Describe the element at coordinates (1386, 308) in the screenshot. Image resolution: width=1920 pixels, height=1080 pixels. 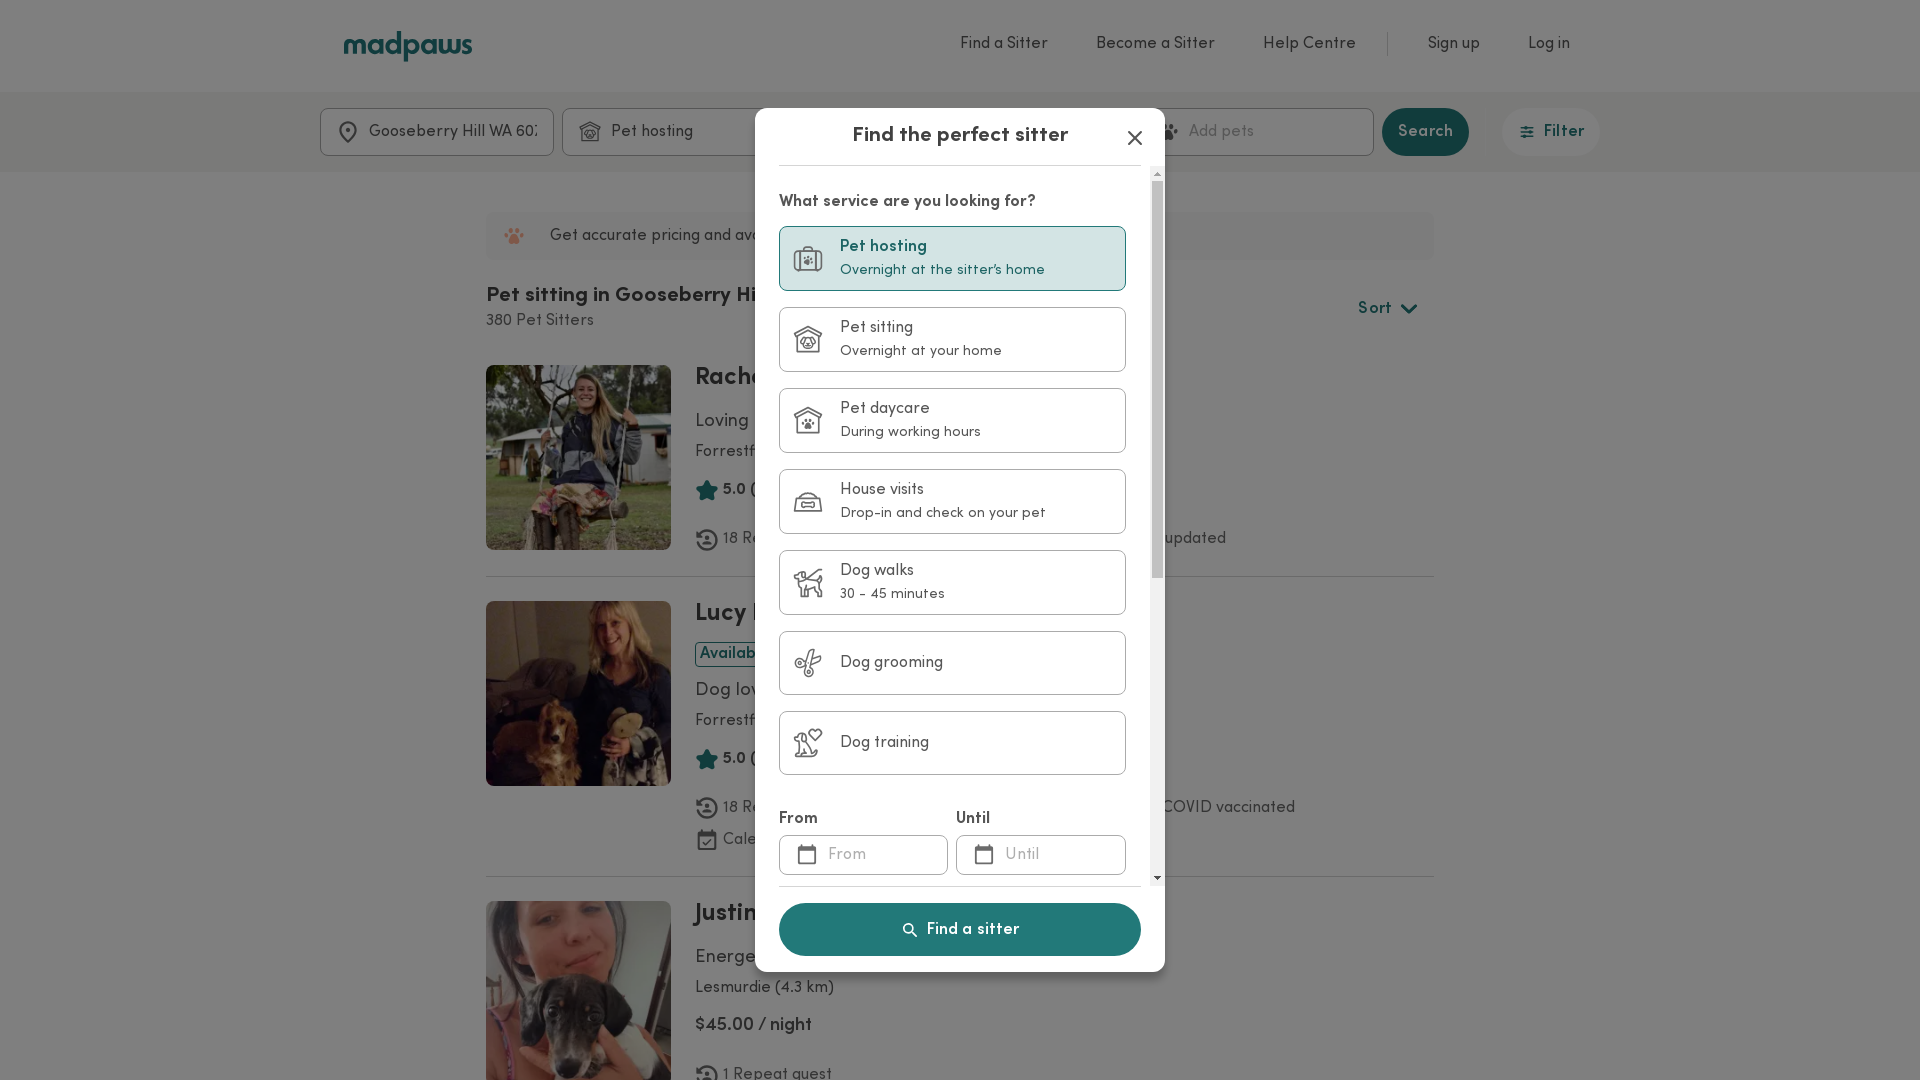
I see `'Sort'` at that location.